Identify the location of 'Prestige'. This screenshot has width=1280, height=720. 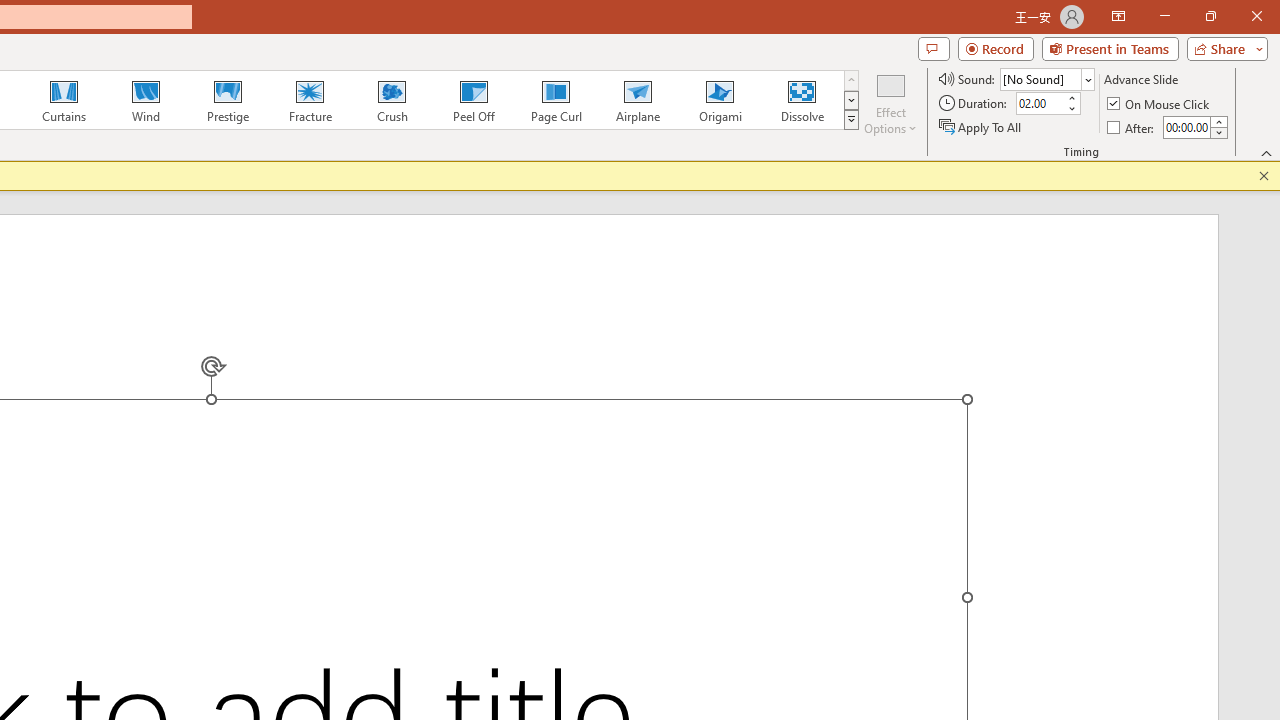
(227, 100).